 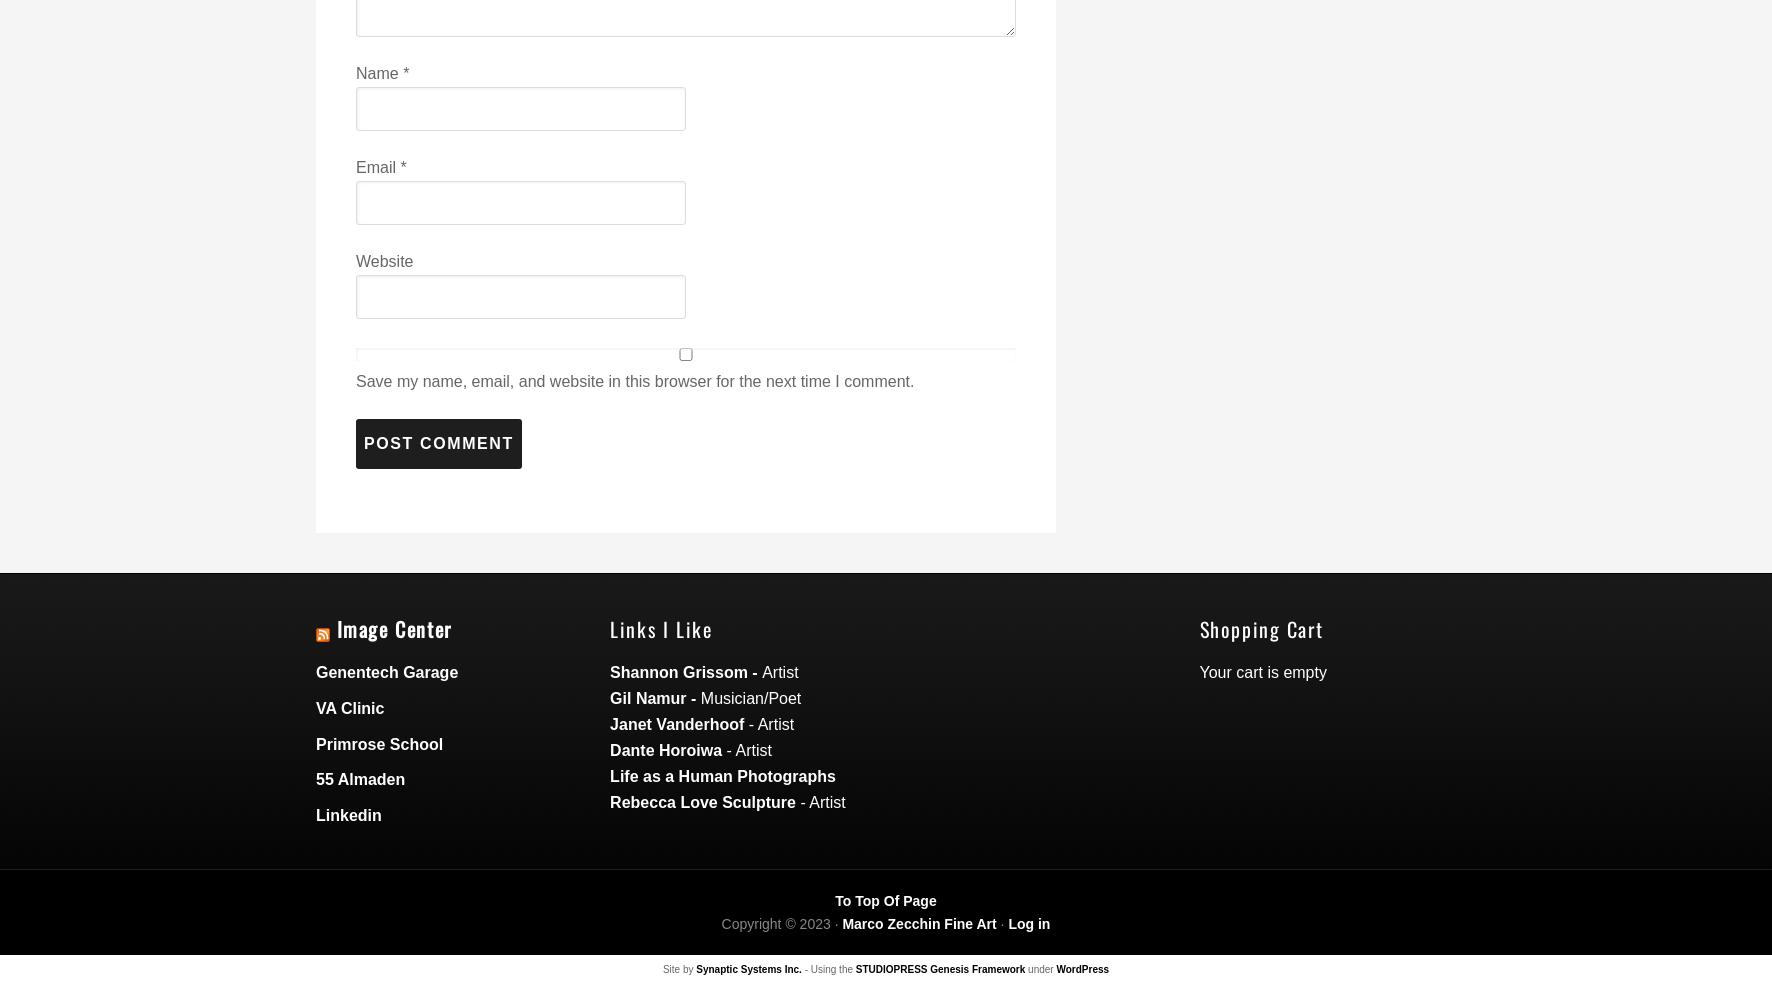 I want to click on 'Linkedin', so click(x=314, y=814).